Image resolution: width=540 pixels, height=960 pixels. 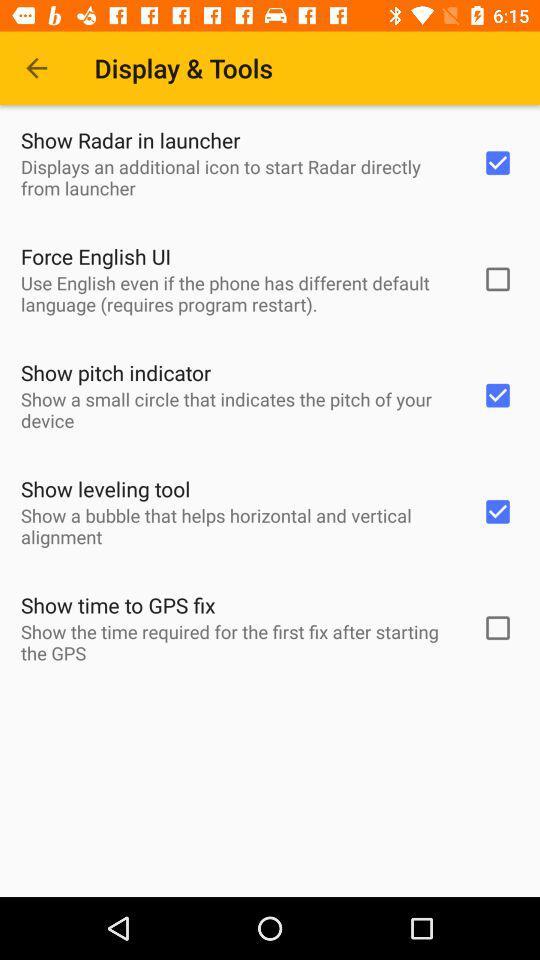 I want to click on the show radar in icon, so click(x=130, y=139).